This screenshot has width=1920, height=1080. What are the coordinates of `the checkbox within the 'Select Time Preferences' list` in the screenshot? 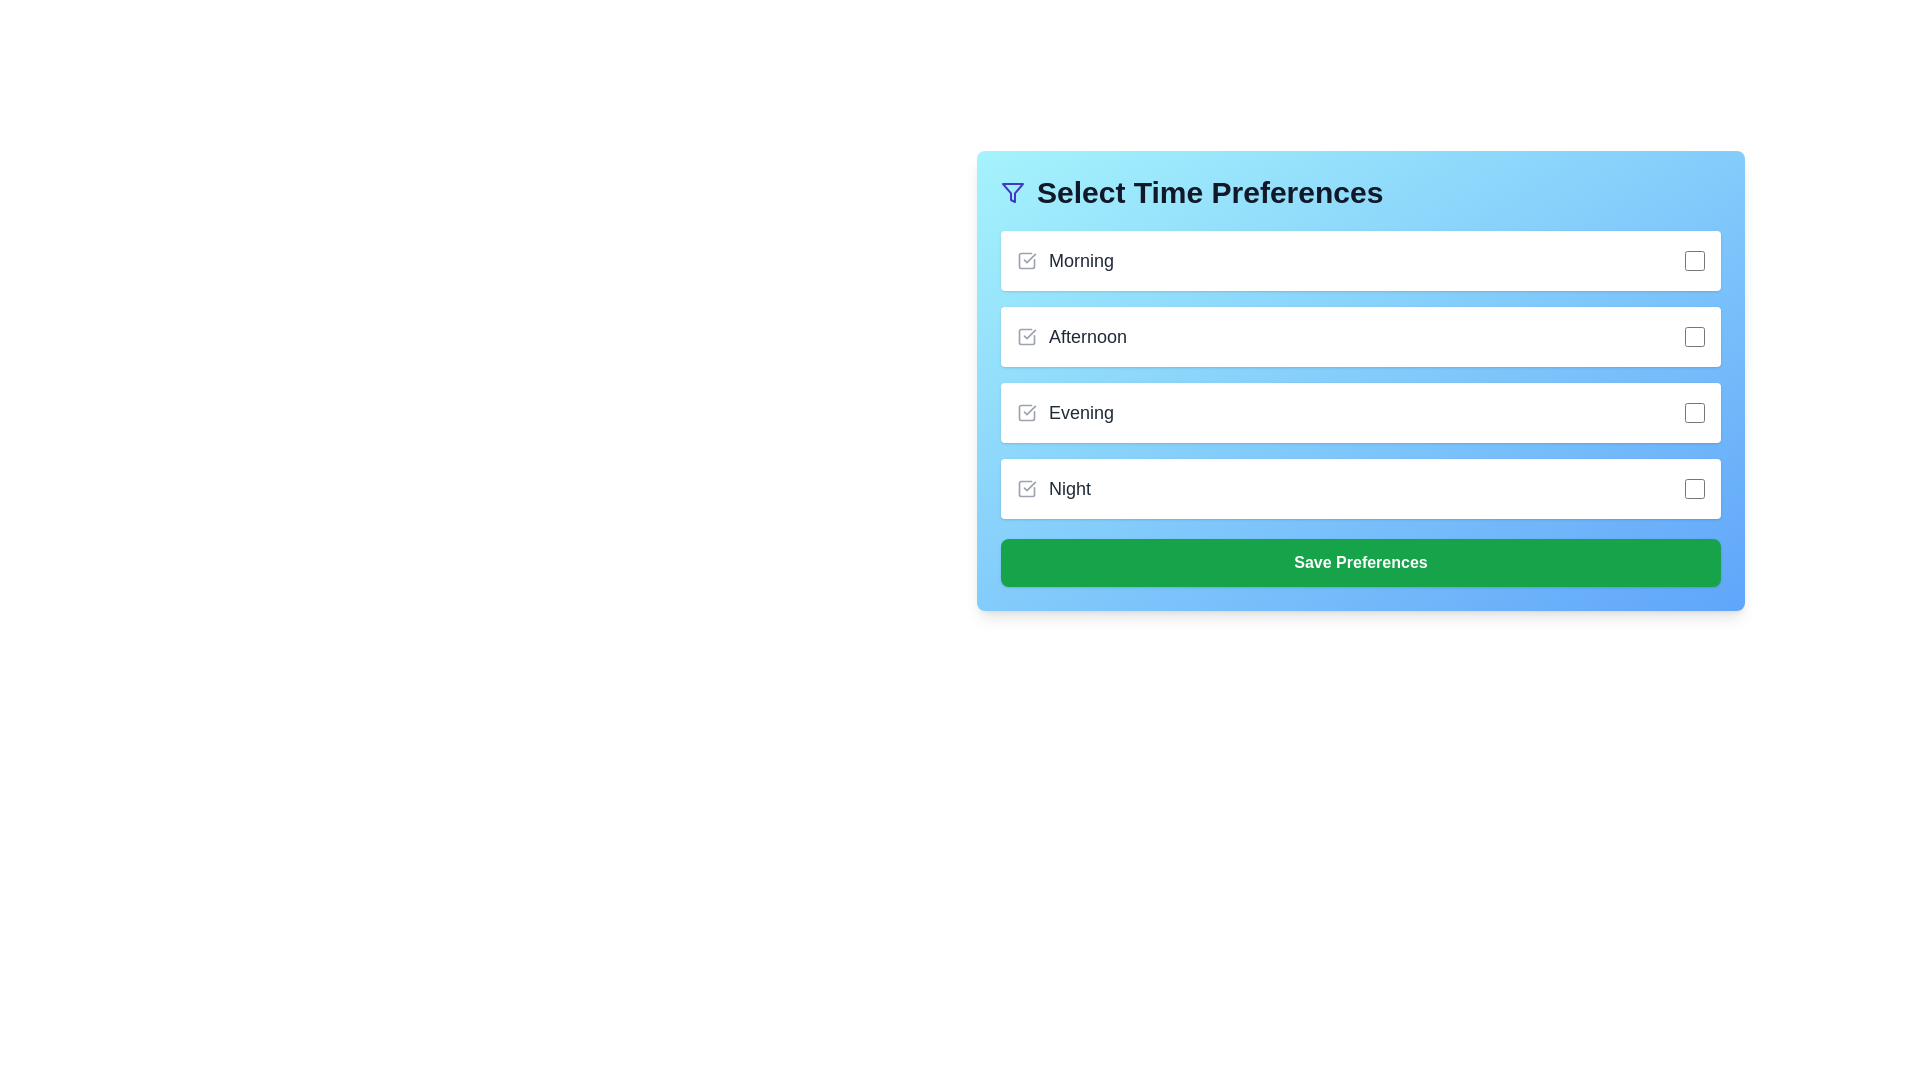 It's located at (1360, 374).